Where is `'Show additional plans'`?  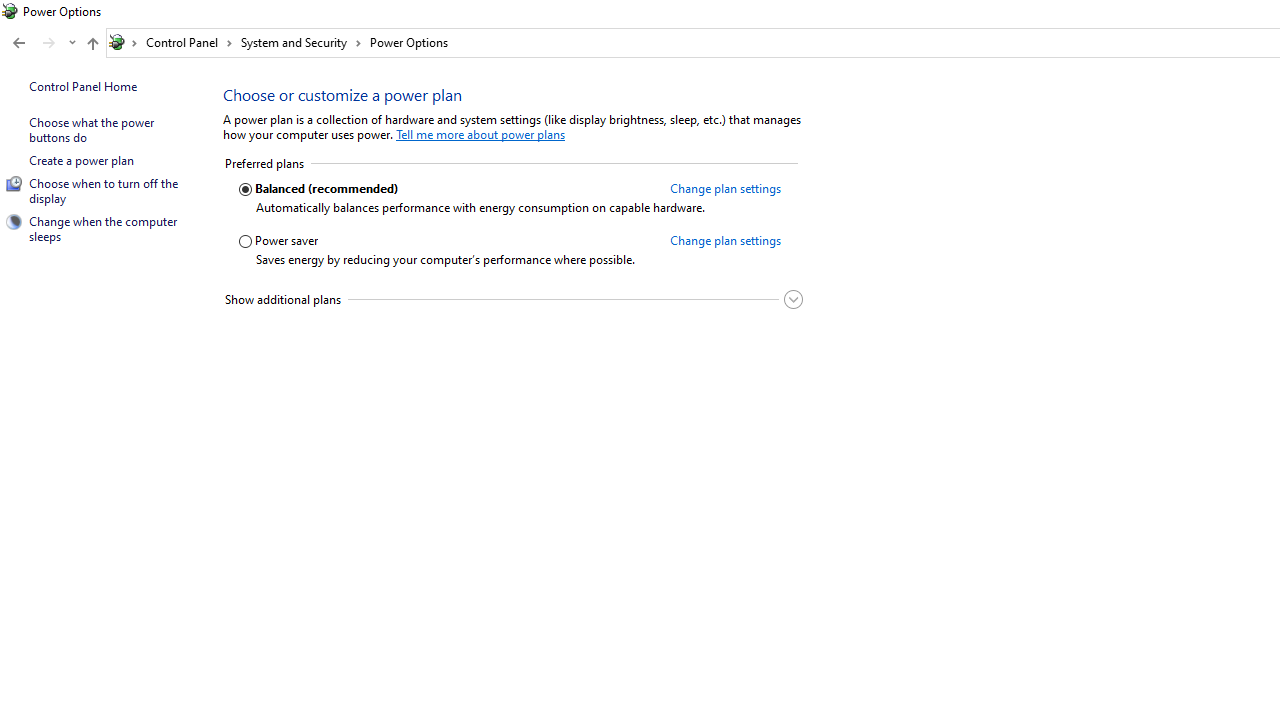 'Show additional plans' is located at coordinates (512, 299).